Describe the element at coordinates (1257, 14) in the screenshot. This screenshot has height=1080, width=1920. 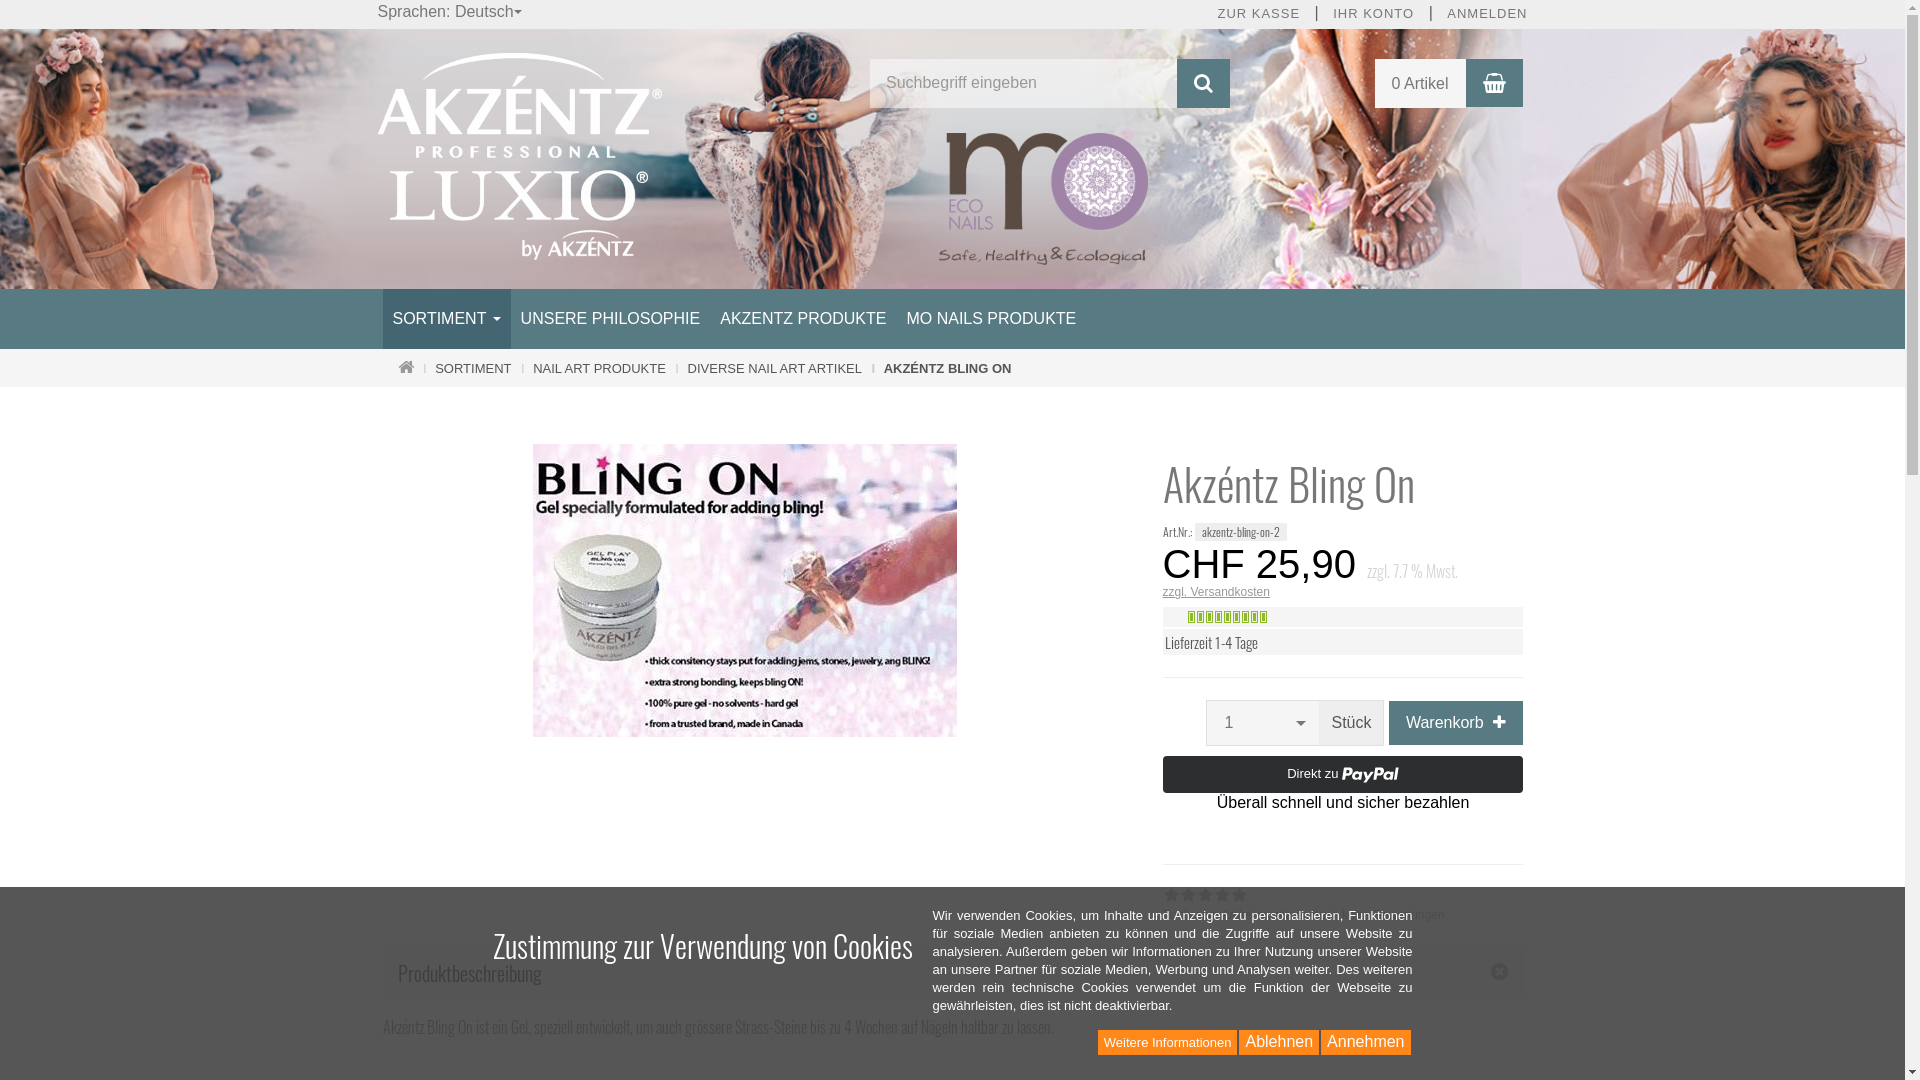
I see `'ZUR KASSE'` at that location.